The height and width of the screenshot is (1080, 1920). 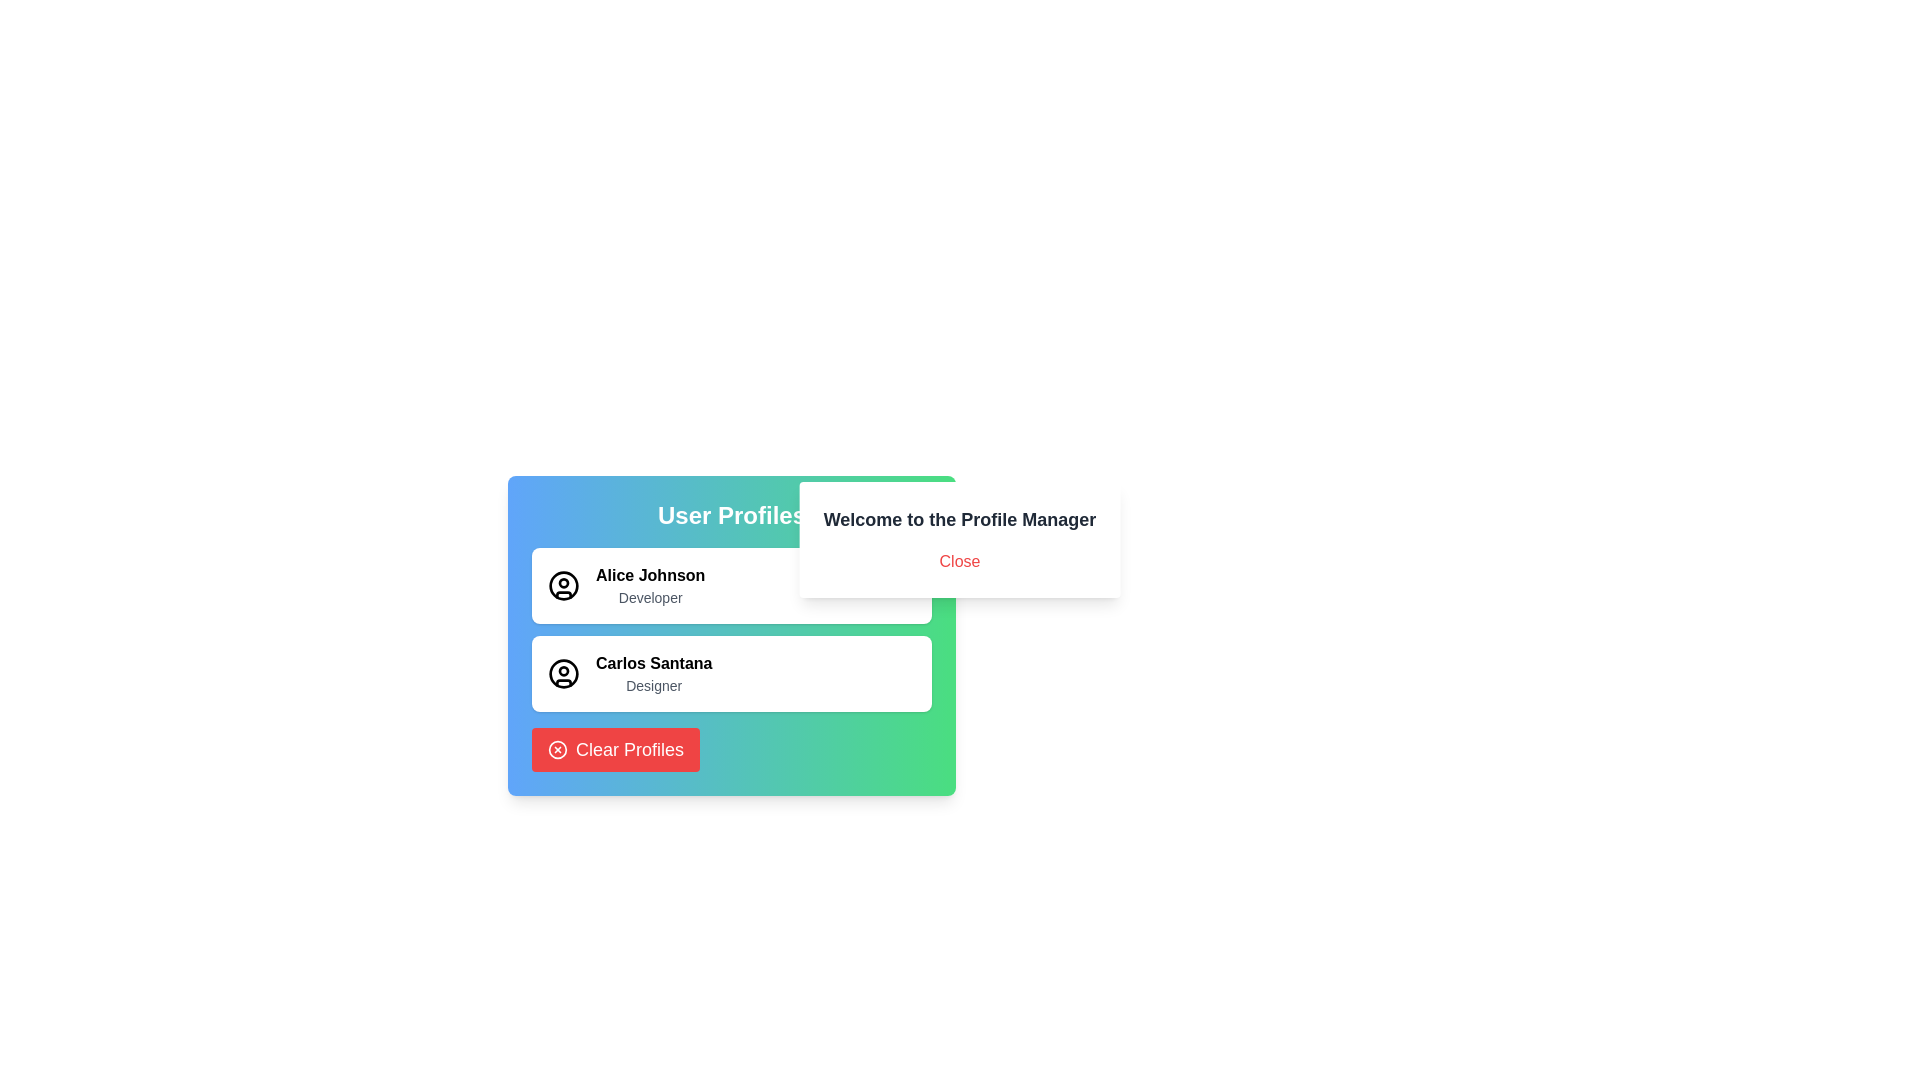 What do you see at coordinates (960, 540) in the screenshot?
I see `the Close button on the informational modal dialog that welcomes the user to the Profile Manager application` at bounding box center [960, 540].